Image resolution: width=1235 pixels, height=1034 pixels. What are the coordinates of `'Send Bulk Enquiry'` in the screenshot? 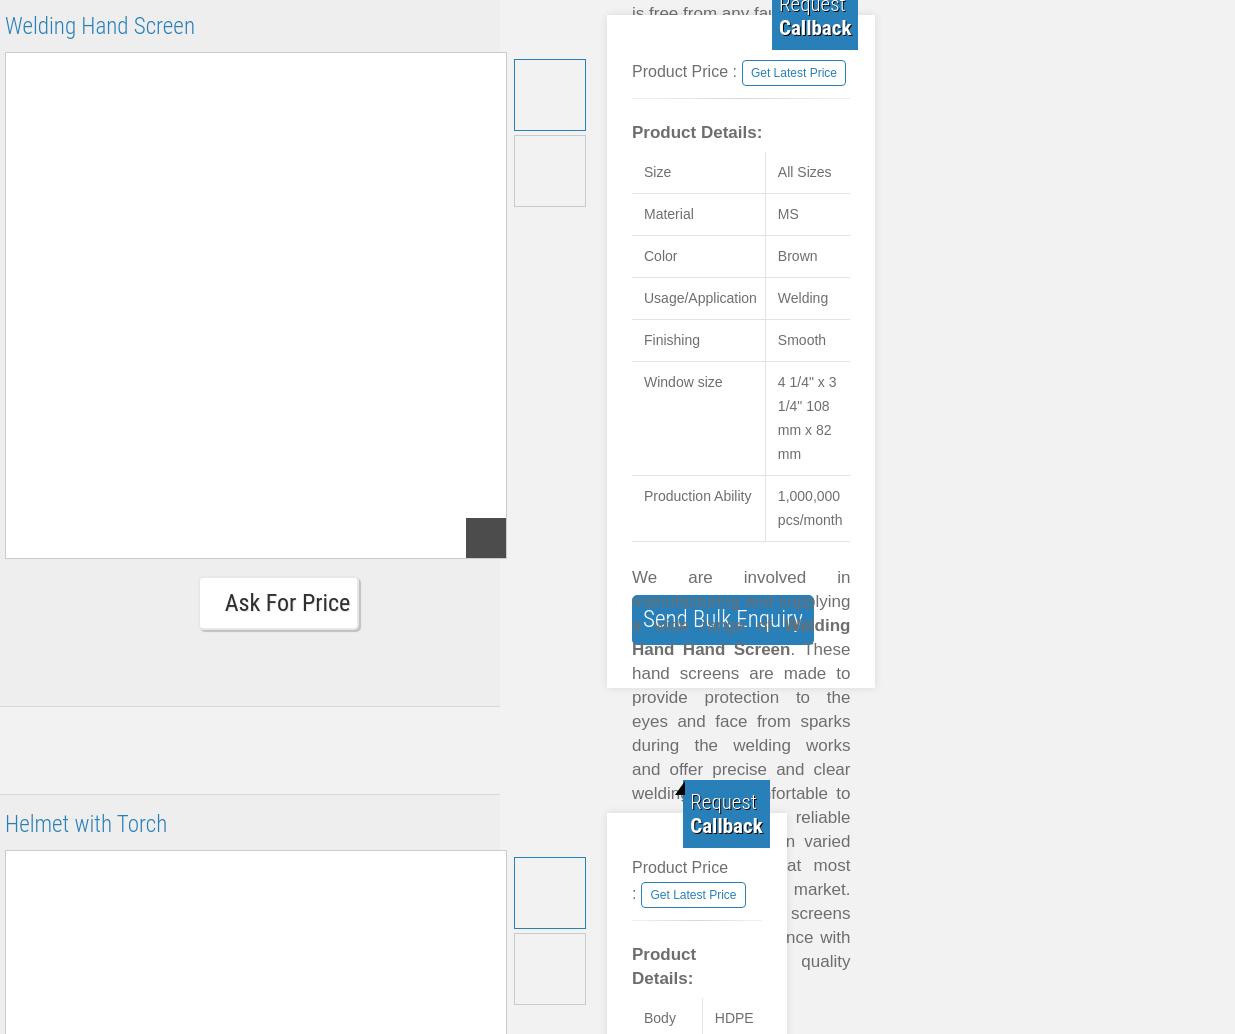 It's located at (722, 619).